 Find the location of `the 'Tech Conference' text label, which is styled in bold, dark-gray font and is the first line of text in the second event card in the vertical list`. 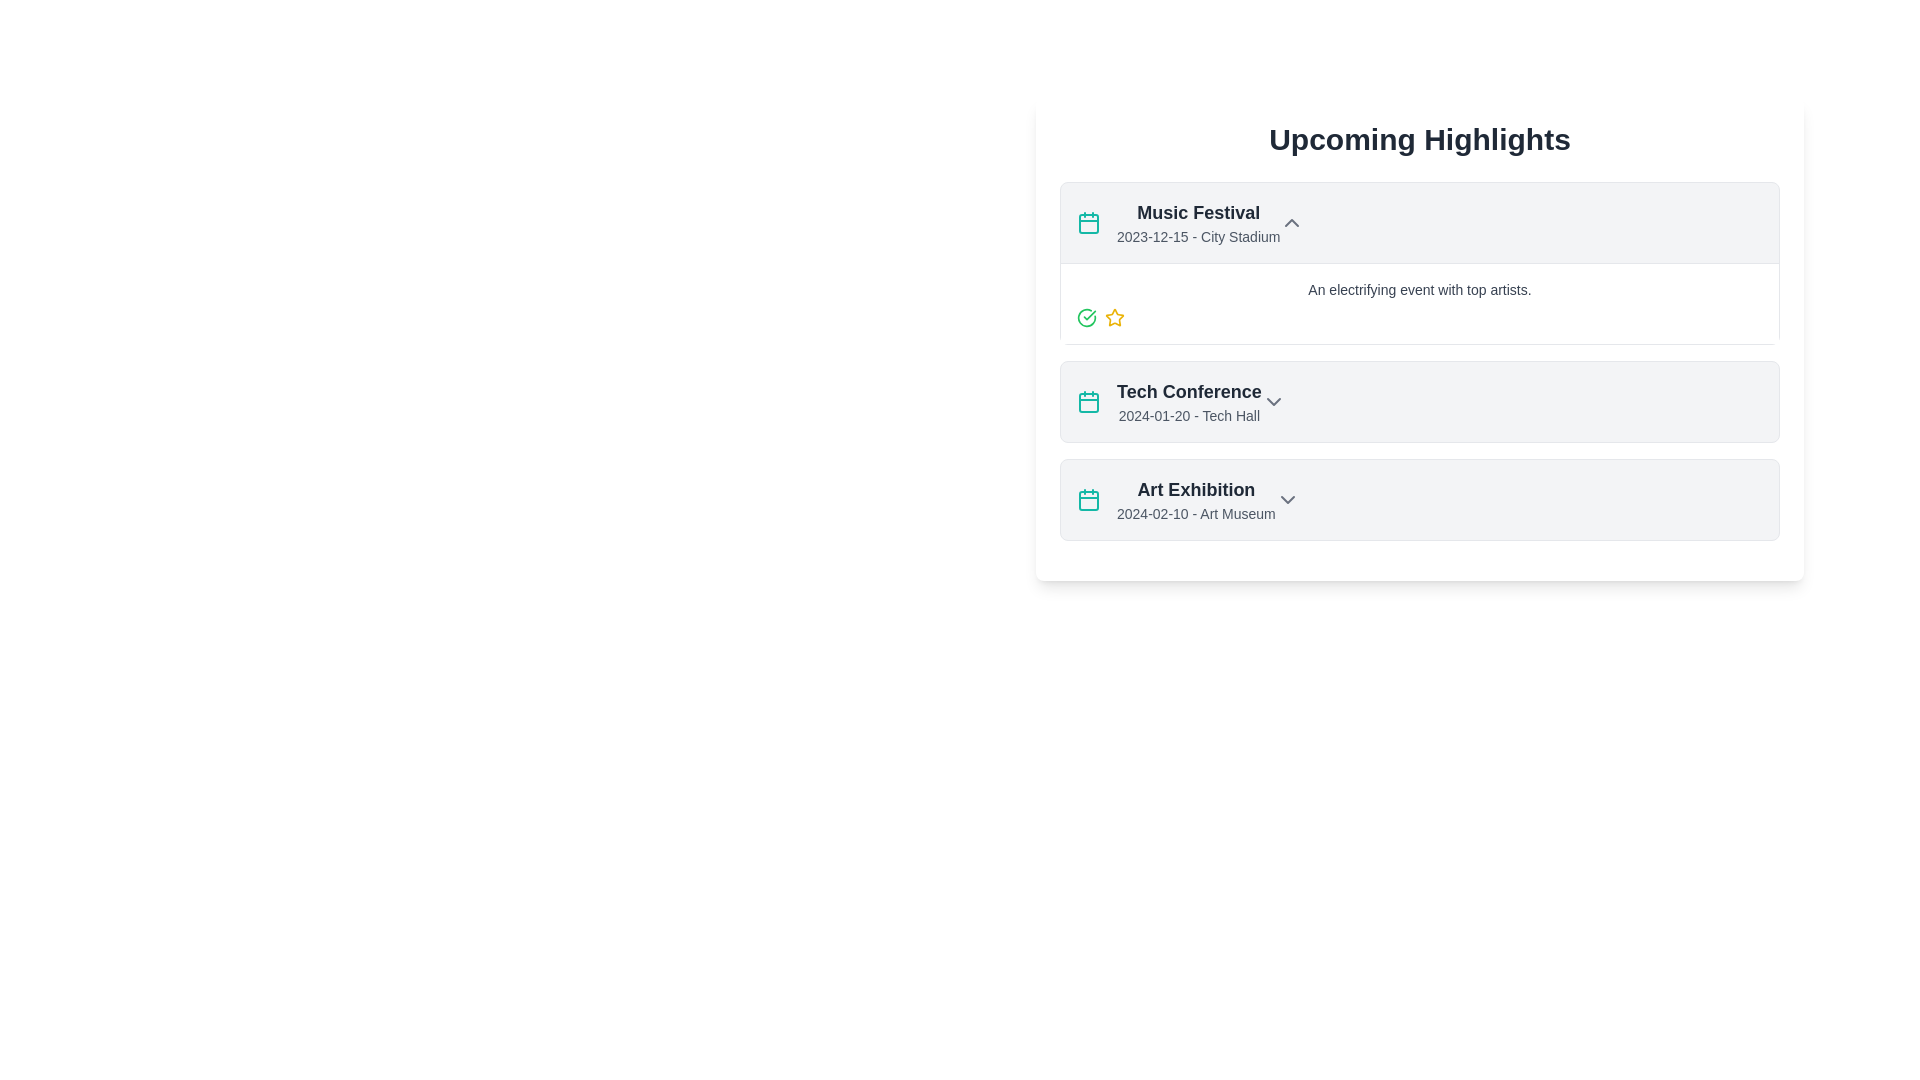

the 'Tech Conference' text label, which is styled in bold, dark-gray font and is the first line of text in the second event card in the vertical list is located at coordinates (1189, 392).